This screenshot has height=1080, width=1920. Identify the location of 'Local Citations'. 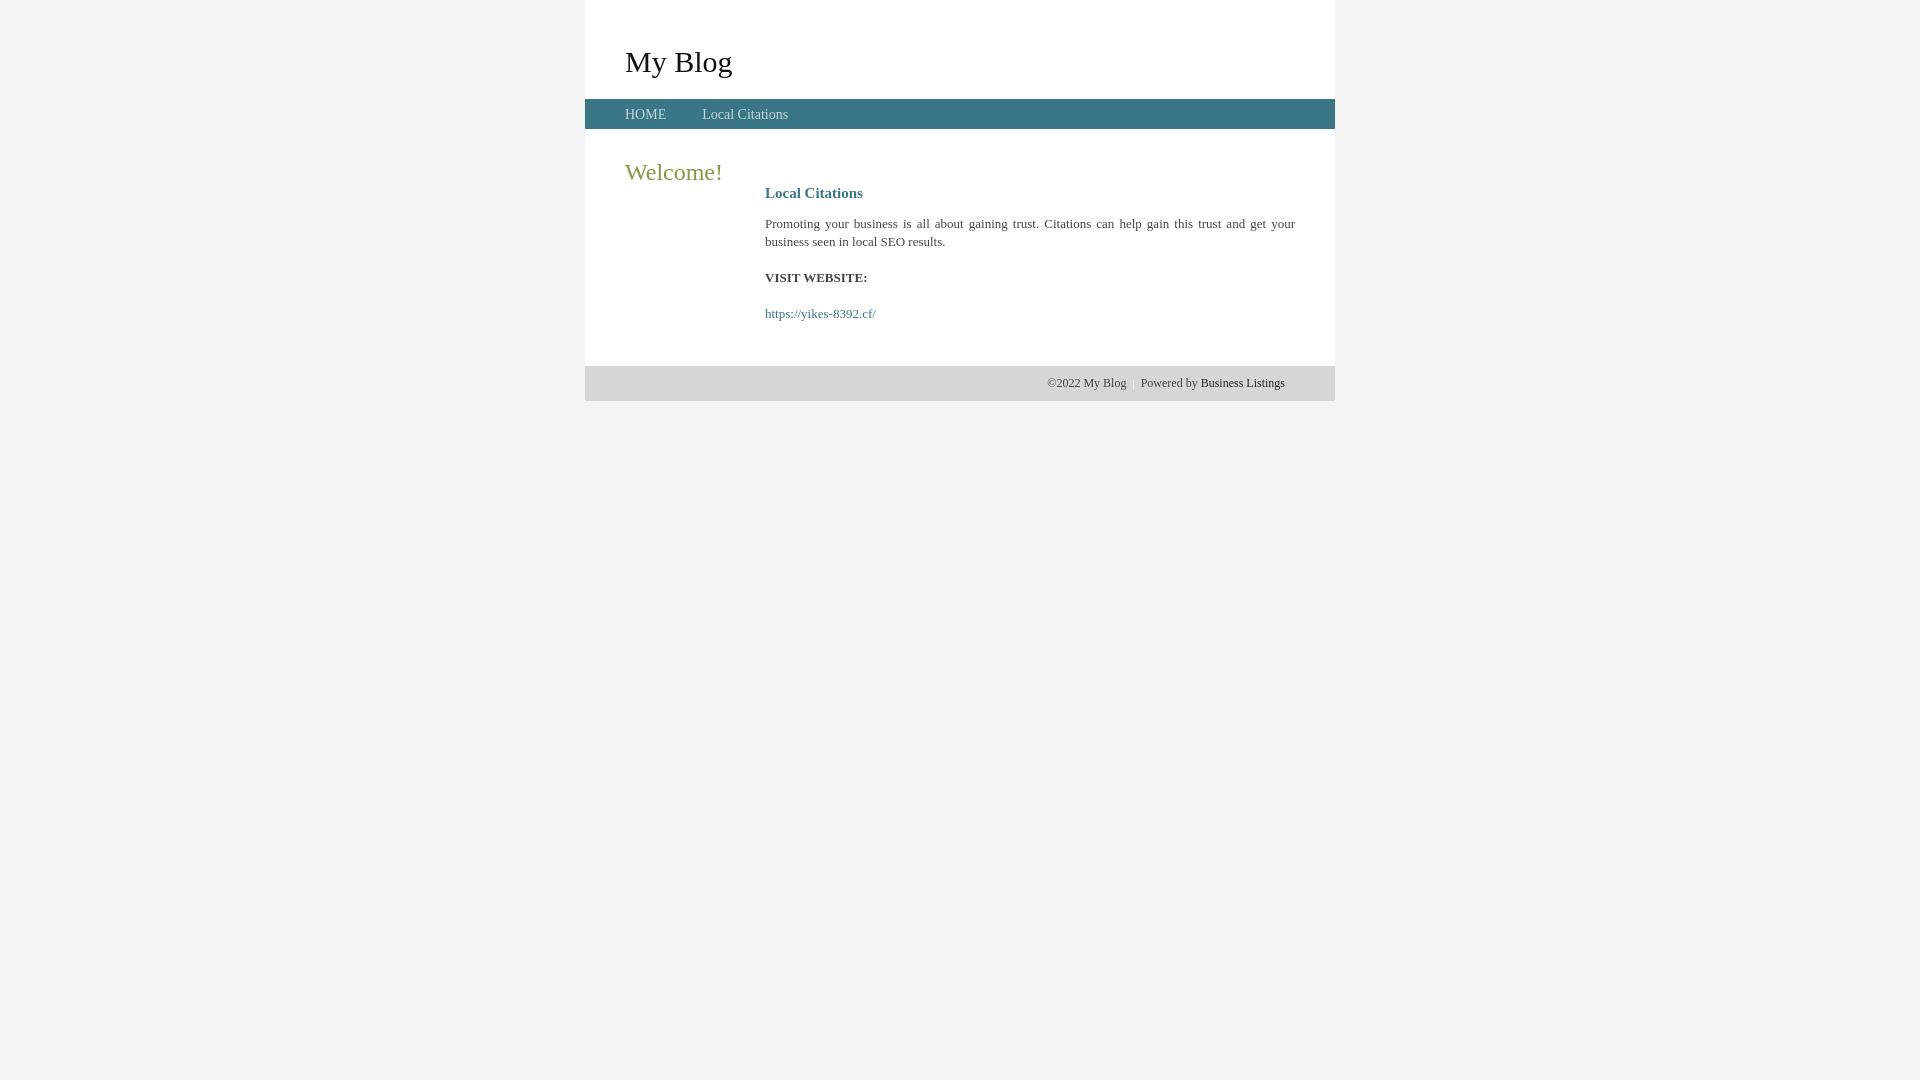
(701, 114).